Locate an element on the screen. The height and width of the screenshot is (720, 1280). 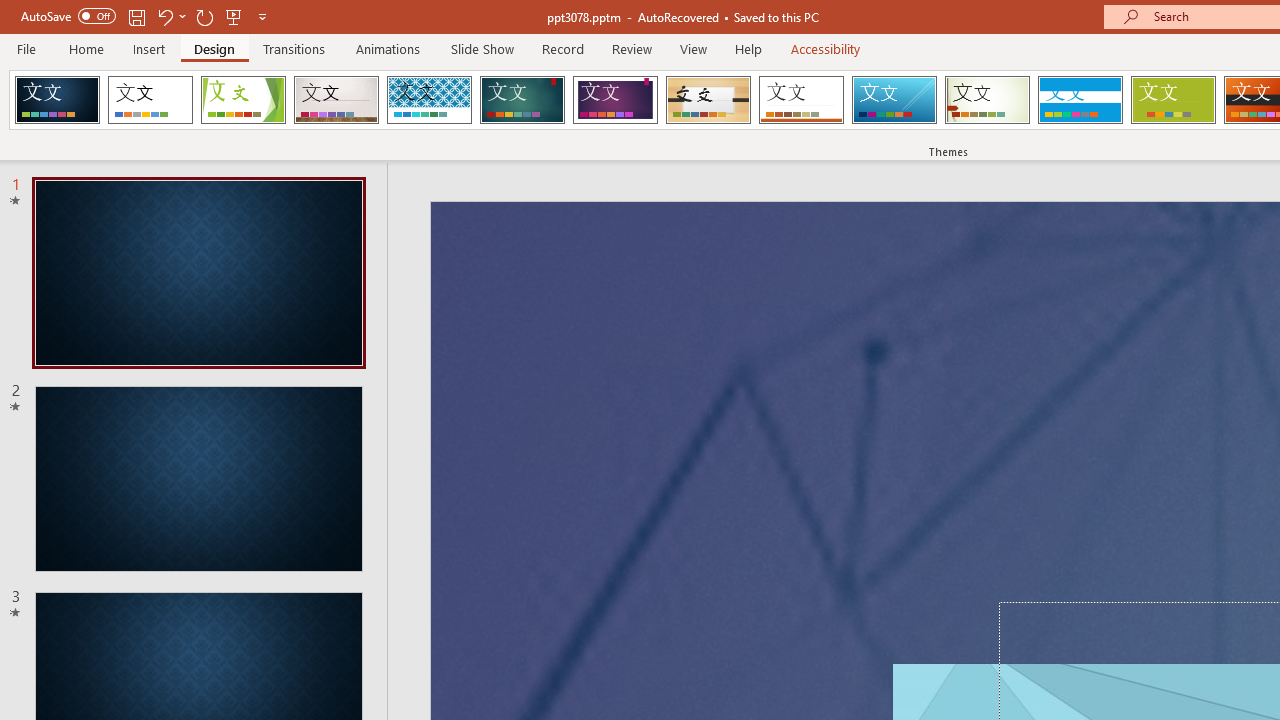
'Wisp' is located at coordinates (987, 100).